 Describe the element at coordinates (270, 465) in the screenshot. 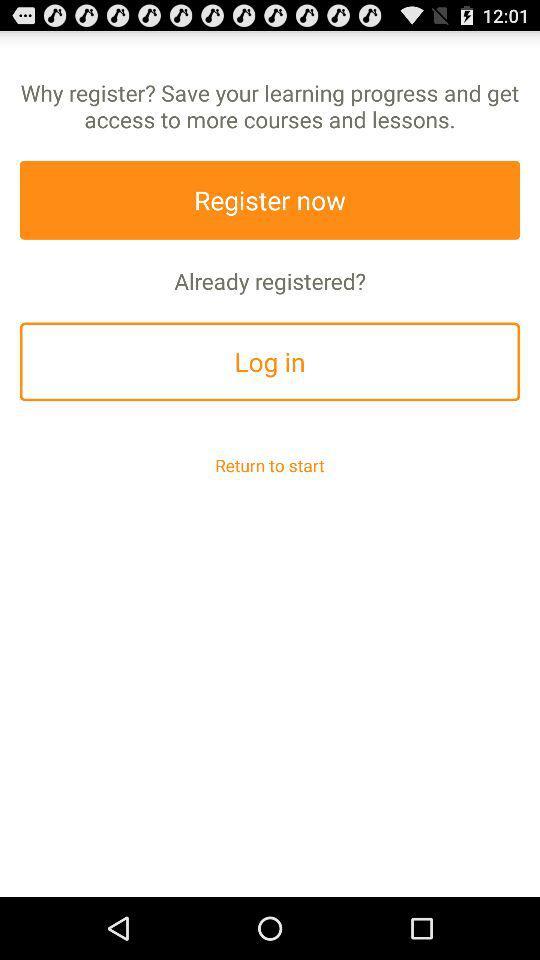

I see `return to start app` at that location.